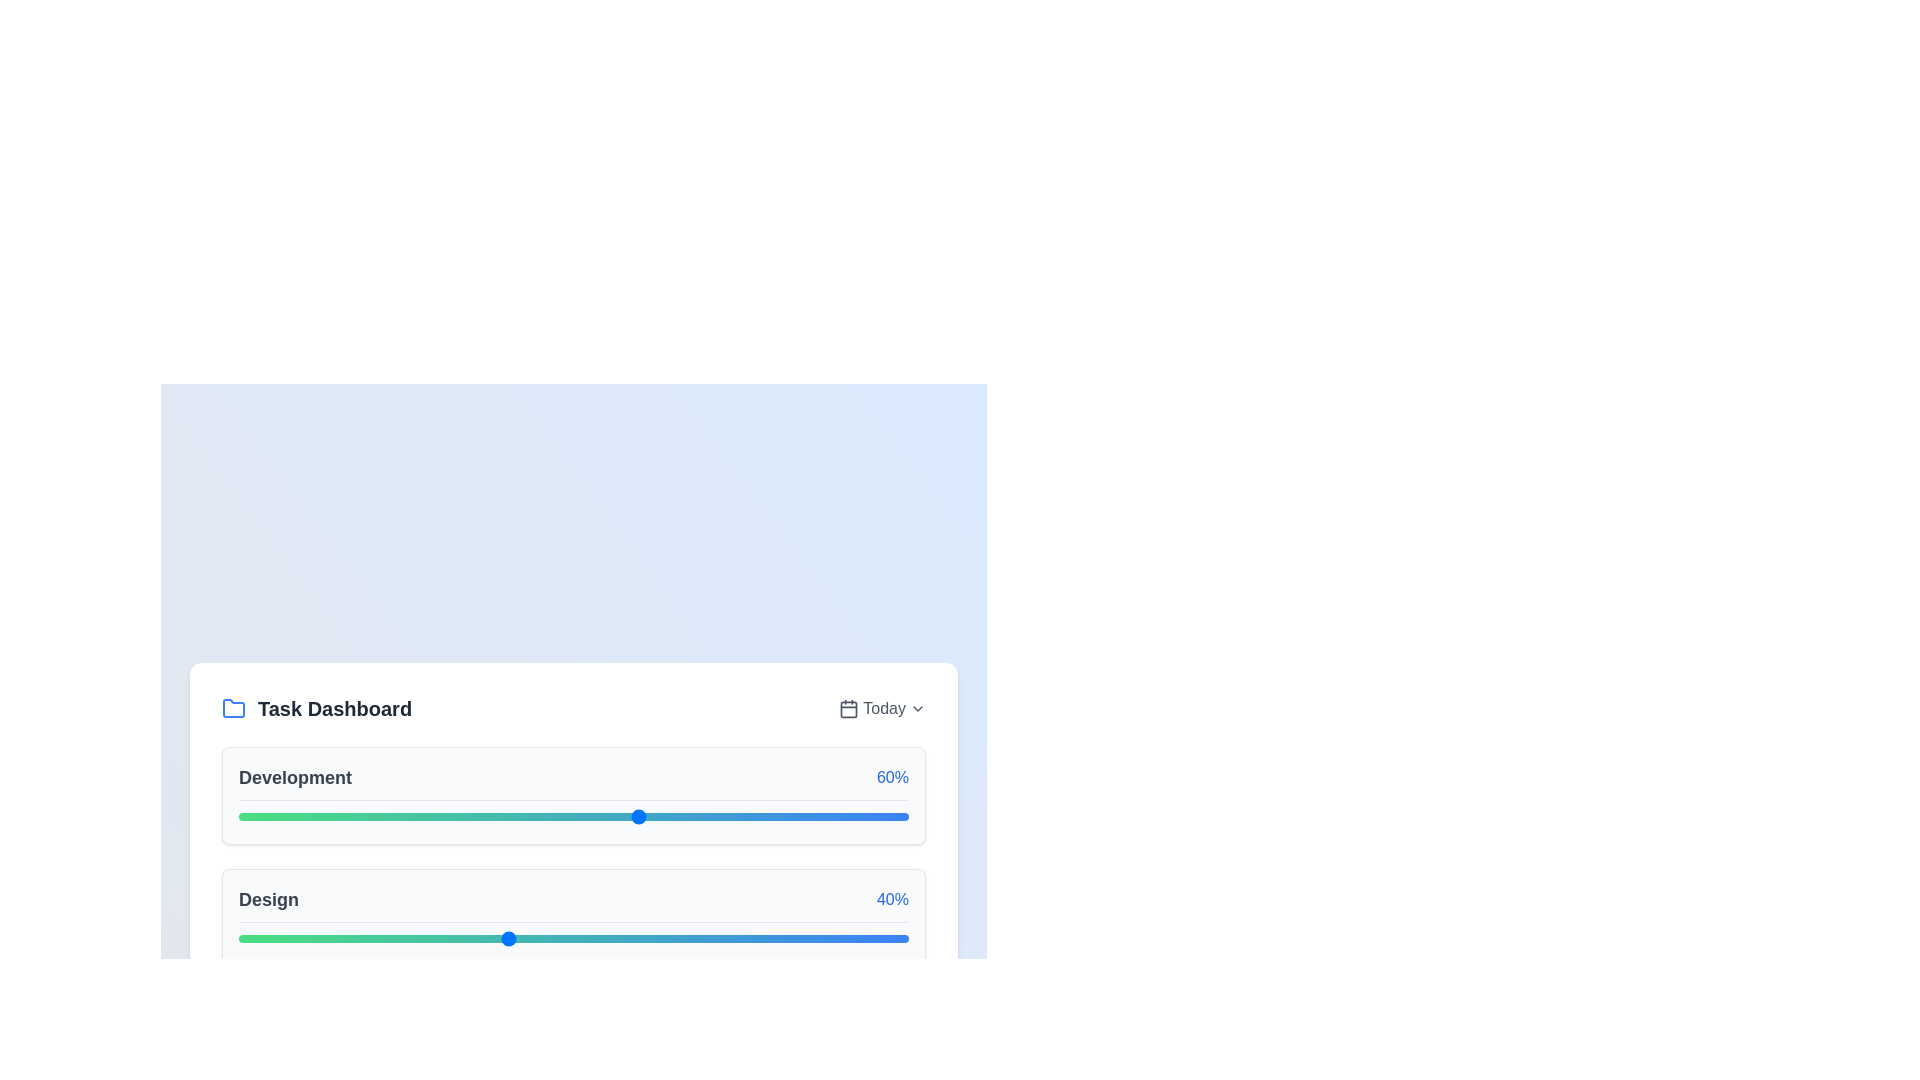  I want to click on the progress of the 'Design' slider, so click(373, 938).